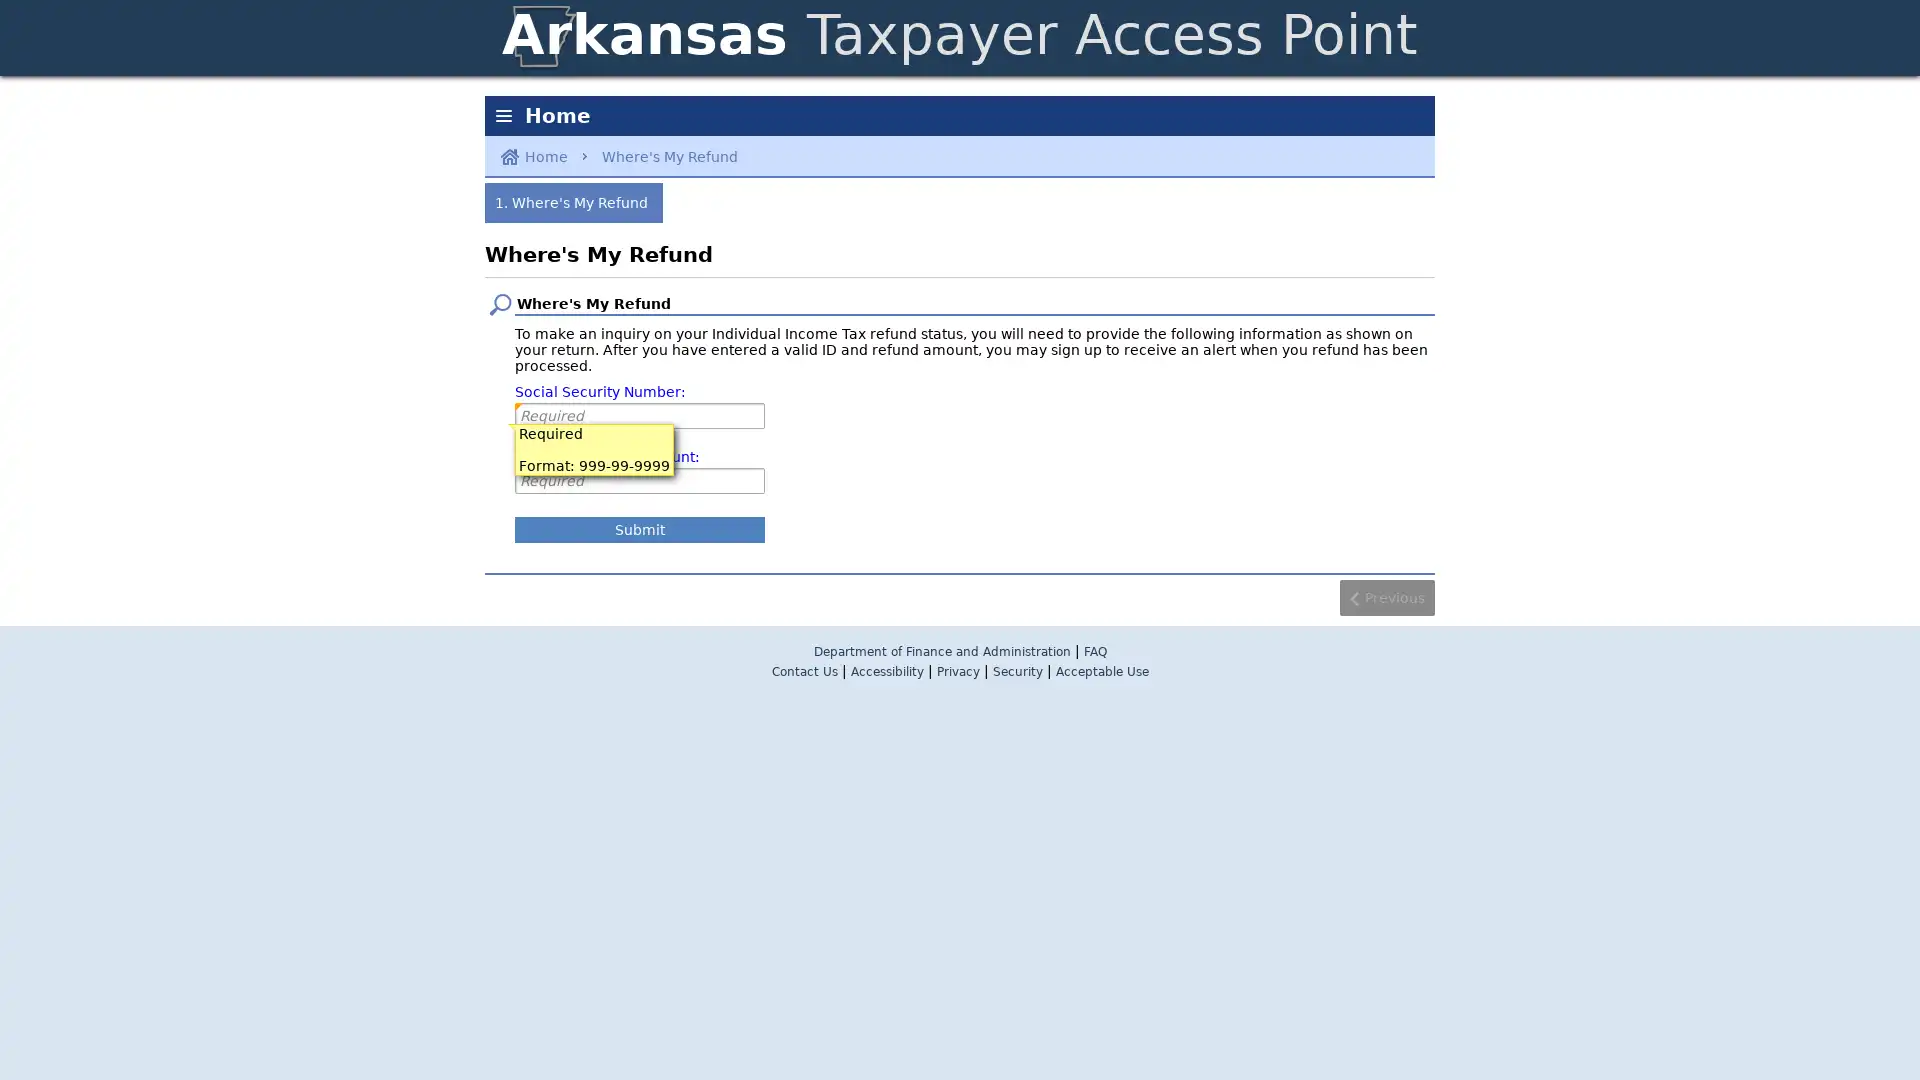 This screenshot has height=1080, width=1920. What do you see at coordinates (638, 528) in the screenshot?
I see `Submit` at bounding box center [638, 528].